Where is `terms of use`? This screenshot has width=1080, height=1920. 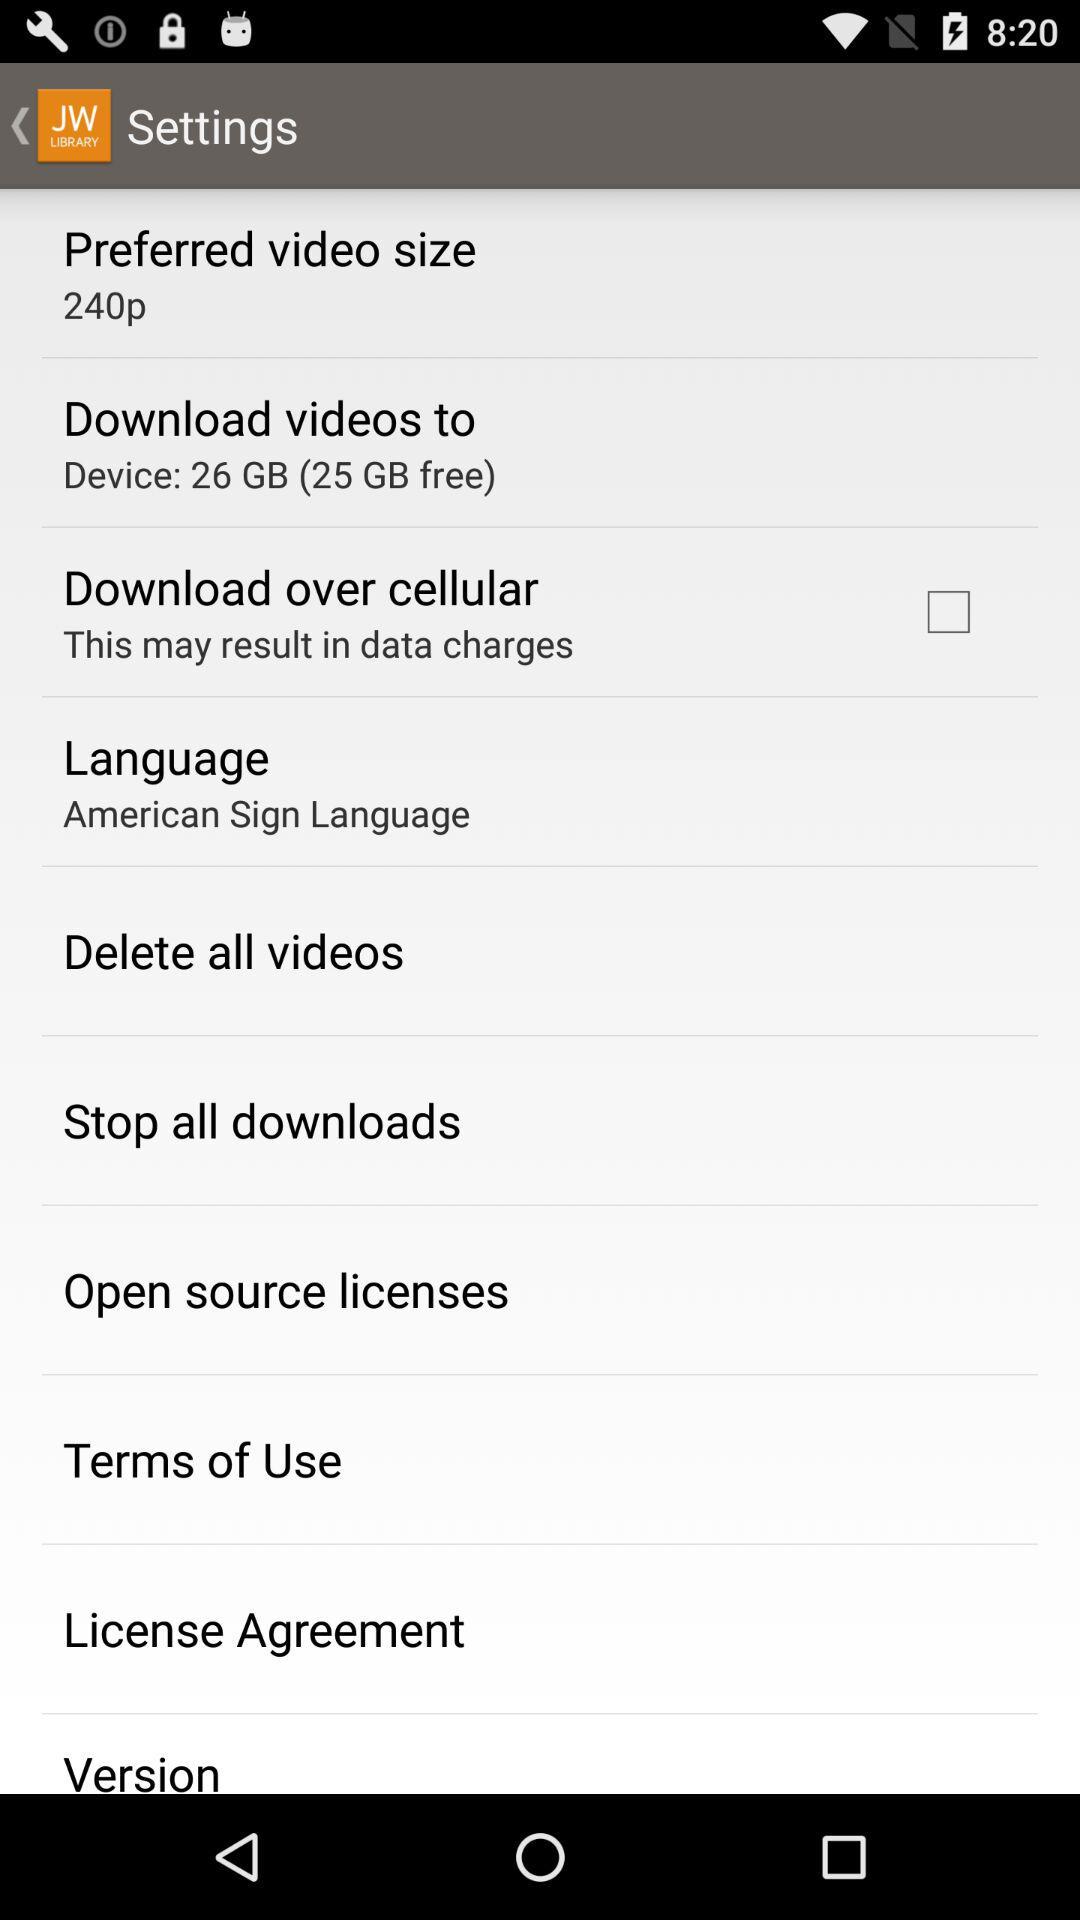 terms of use is located at coordinates (202, 1459).